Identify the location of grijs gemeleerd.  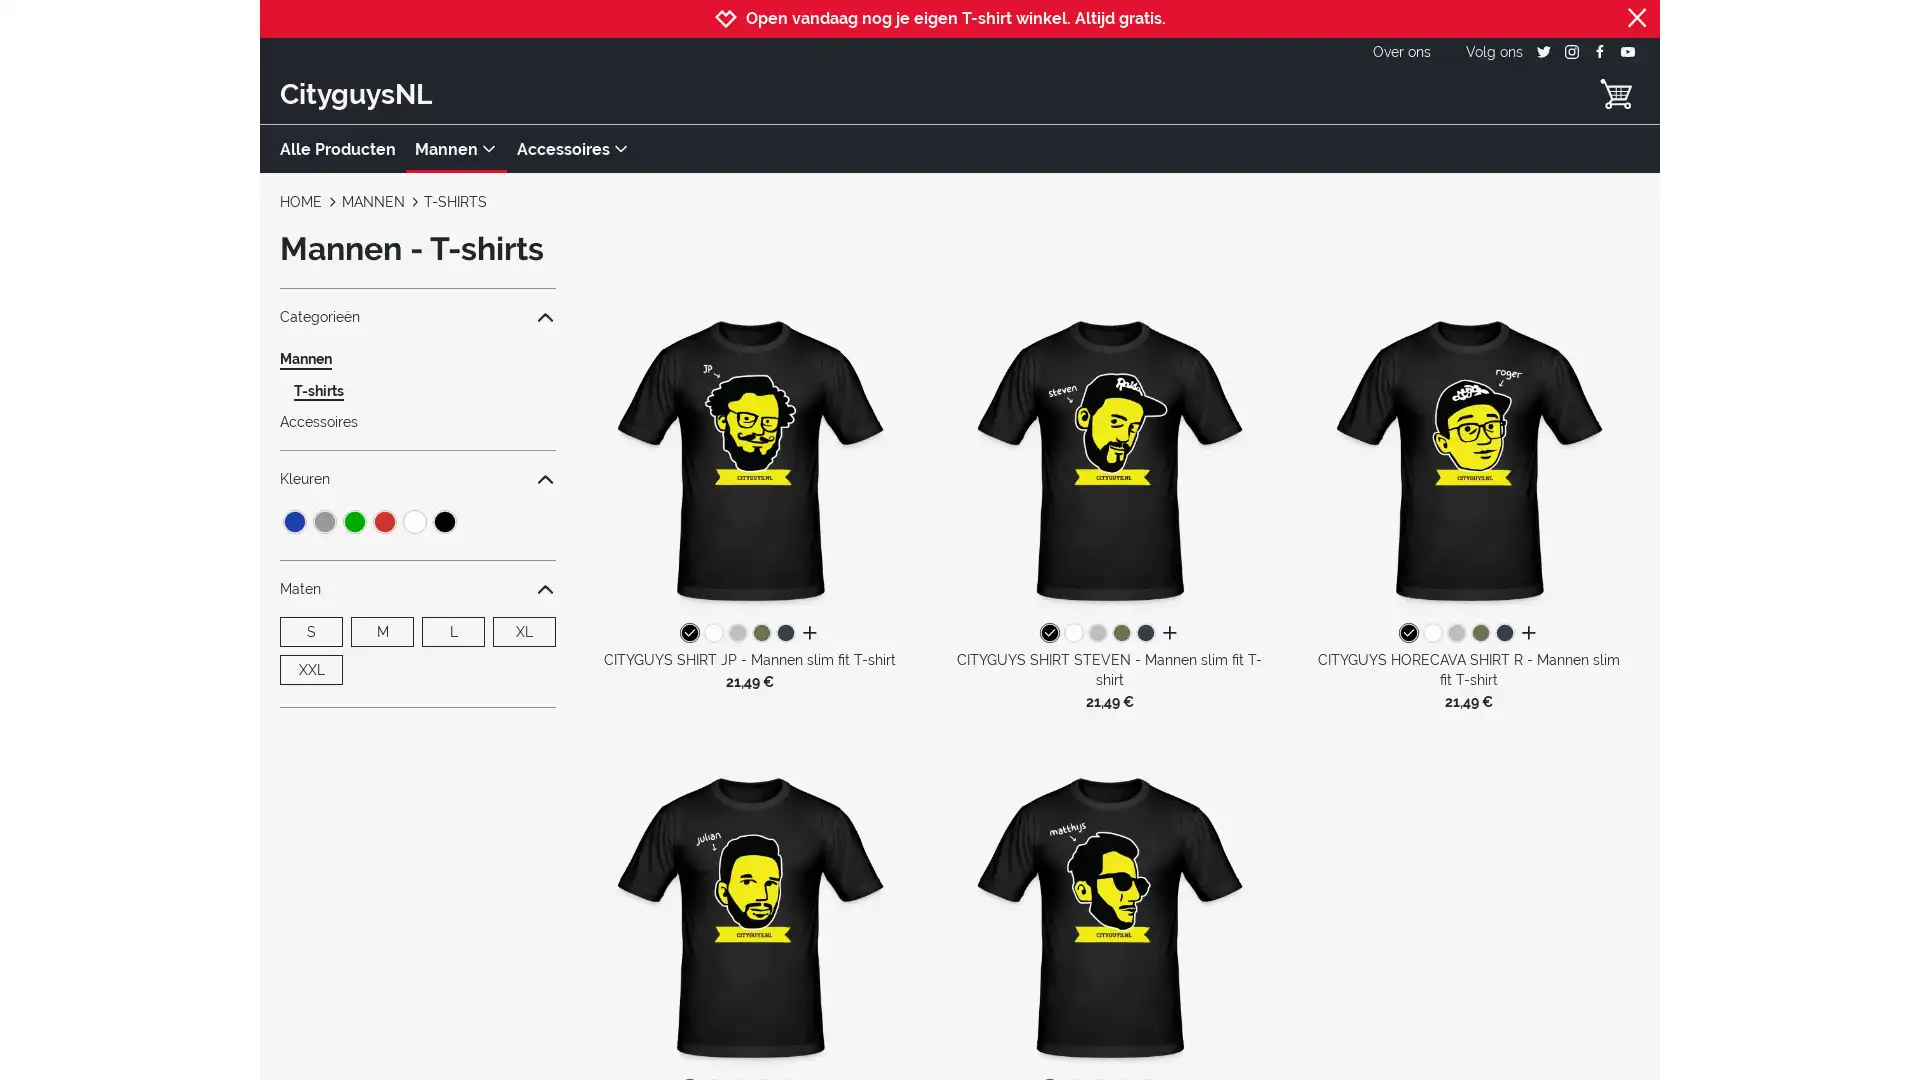
(1457, 633).